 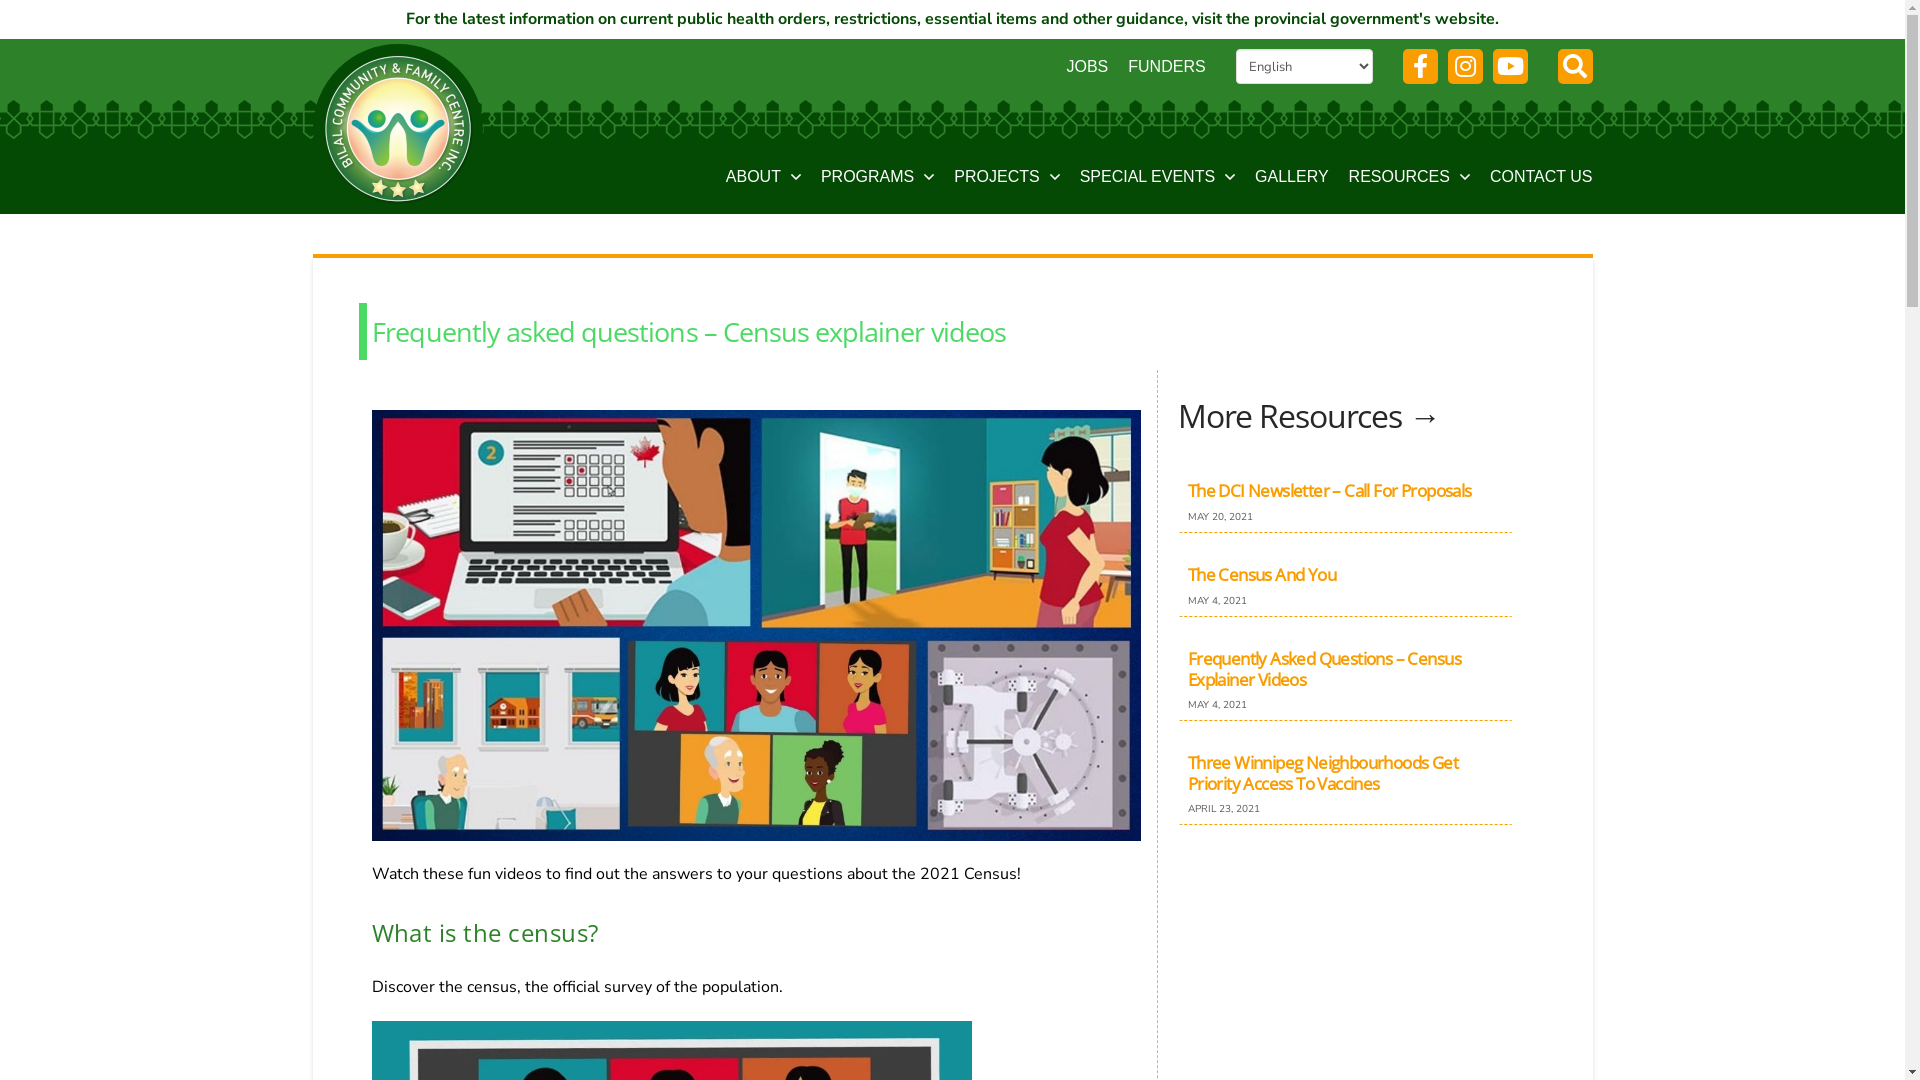 What do you see at coordinates (1291, 178) in the screenshot?
I see `'GALLERY'` at bounding box center [1291, 178].